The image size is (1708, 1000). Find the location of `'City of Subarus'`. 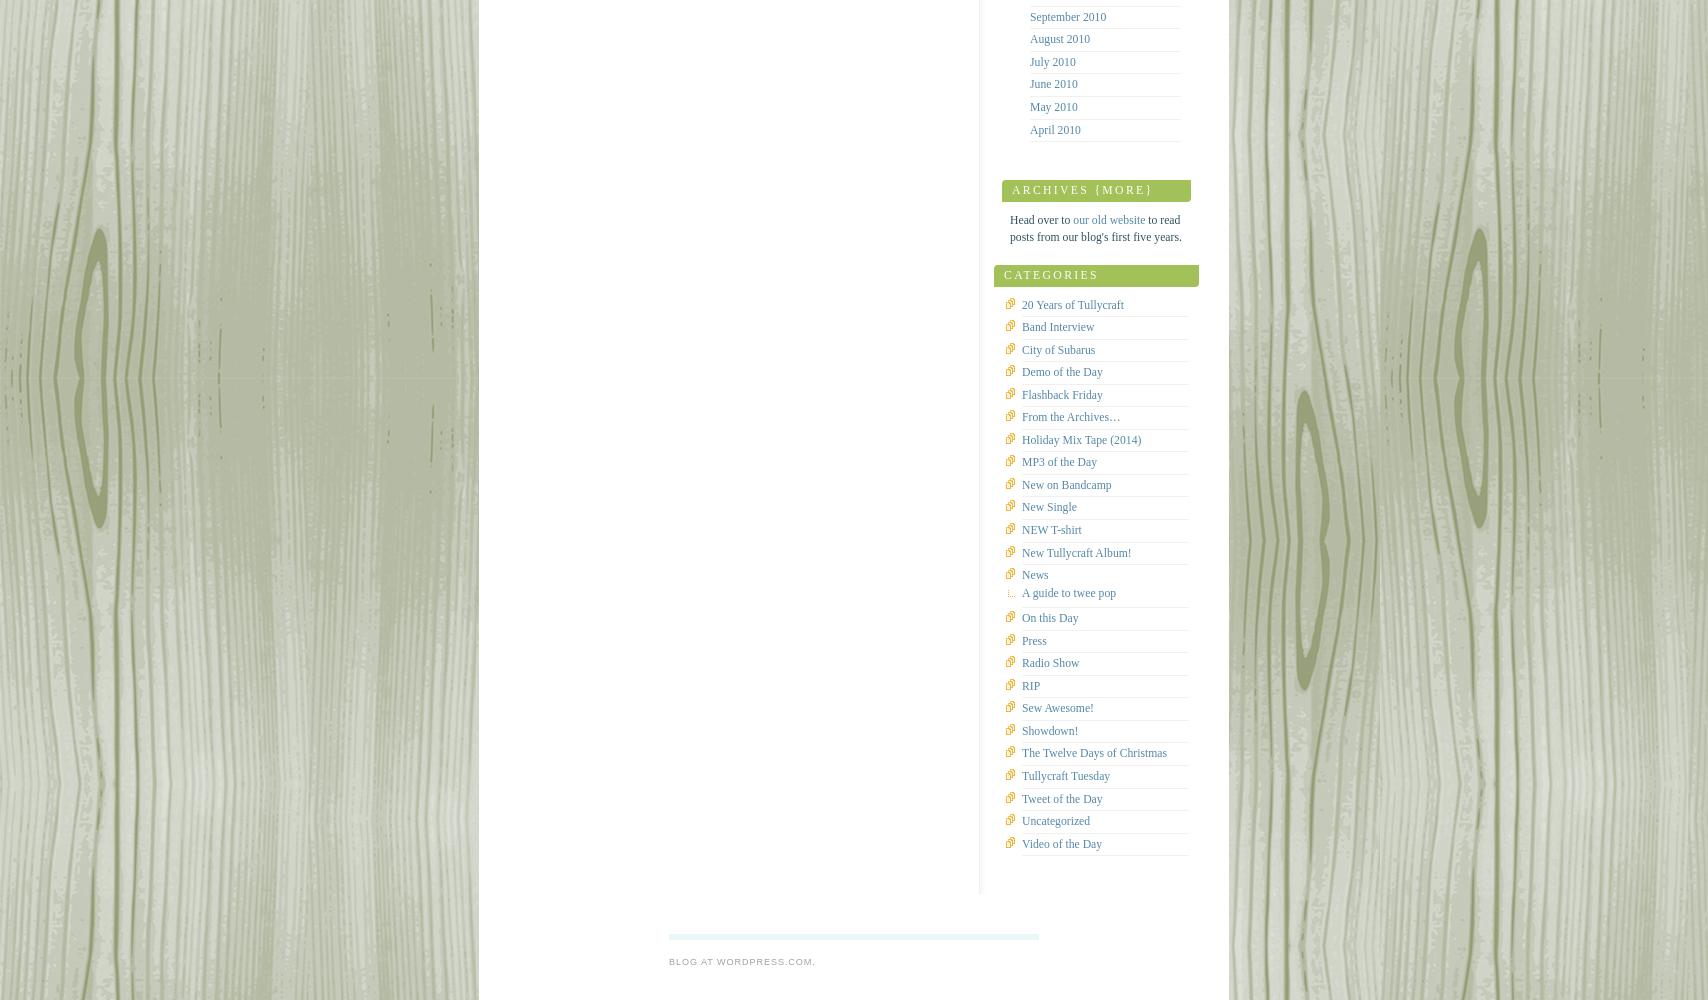

'City of Subarus' is located at coordinates (1058, 348).